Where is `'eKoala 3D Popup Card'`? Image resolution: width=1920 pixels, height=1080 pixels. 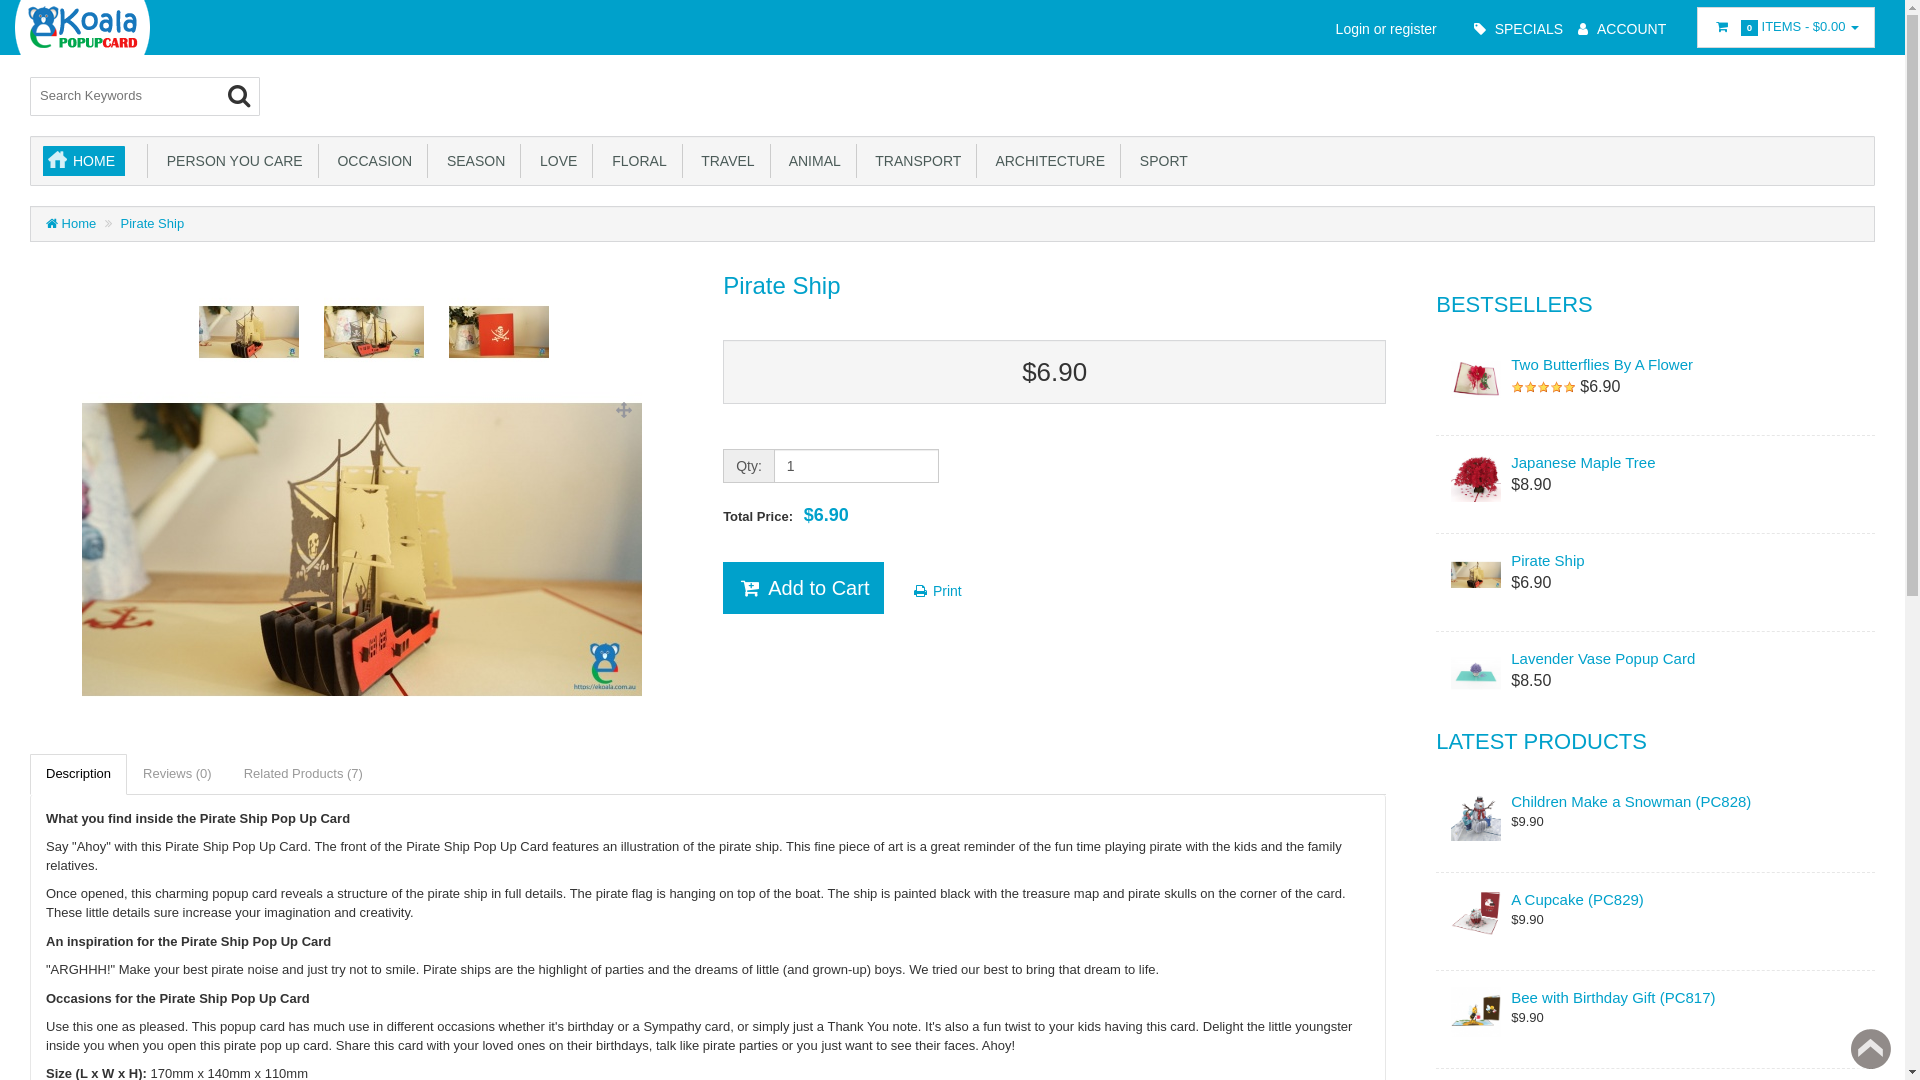 'eKoala 3D Popup Card' is located at coordinates (81, 27).